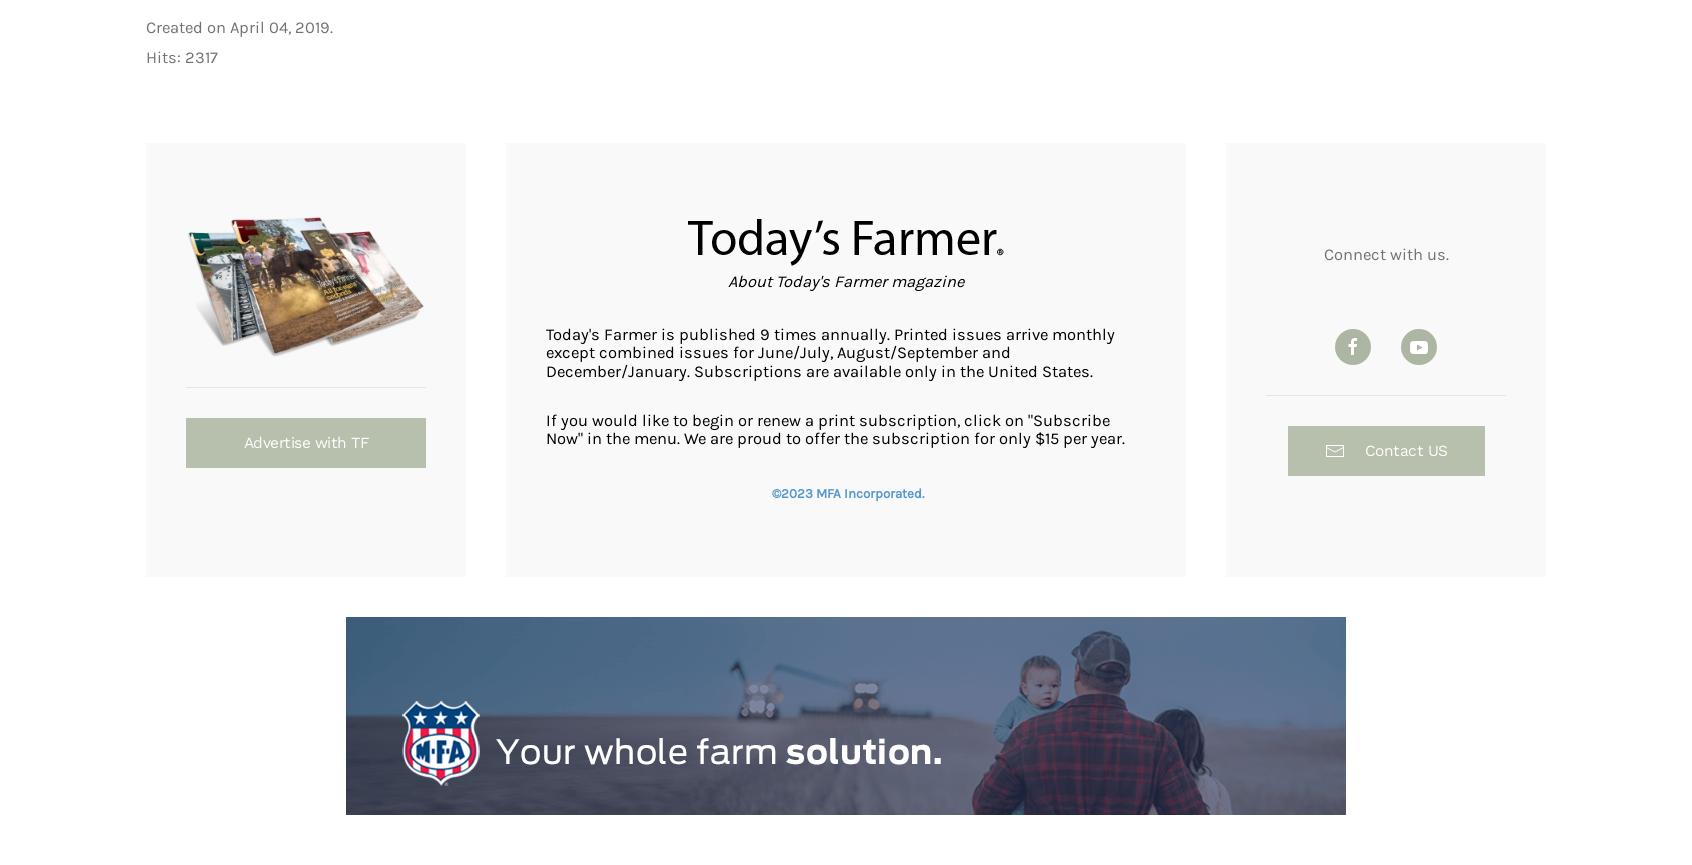 Image resolution: width=1692 pixels, height=865 pixels. Describe the element at coordinates (846, 491) in the screenshot. I see `'©2023 MFA Incorporated.'` at that location.